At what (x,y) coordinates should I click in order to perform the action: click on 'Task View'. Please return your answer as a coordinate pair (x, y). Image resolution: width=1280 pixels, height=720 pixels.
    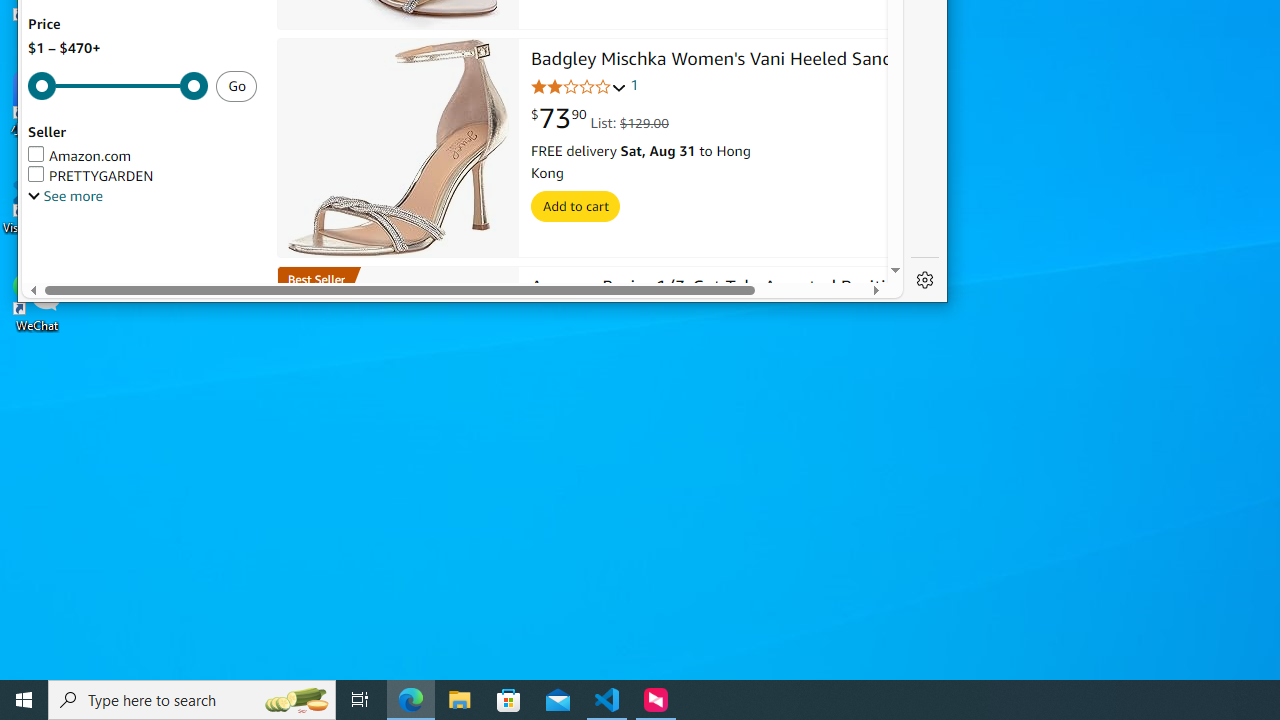
    Looking at the image, I should click on (359, 698).